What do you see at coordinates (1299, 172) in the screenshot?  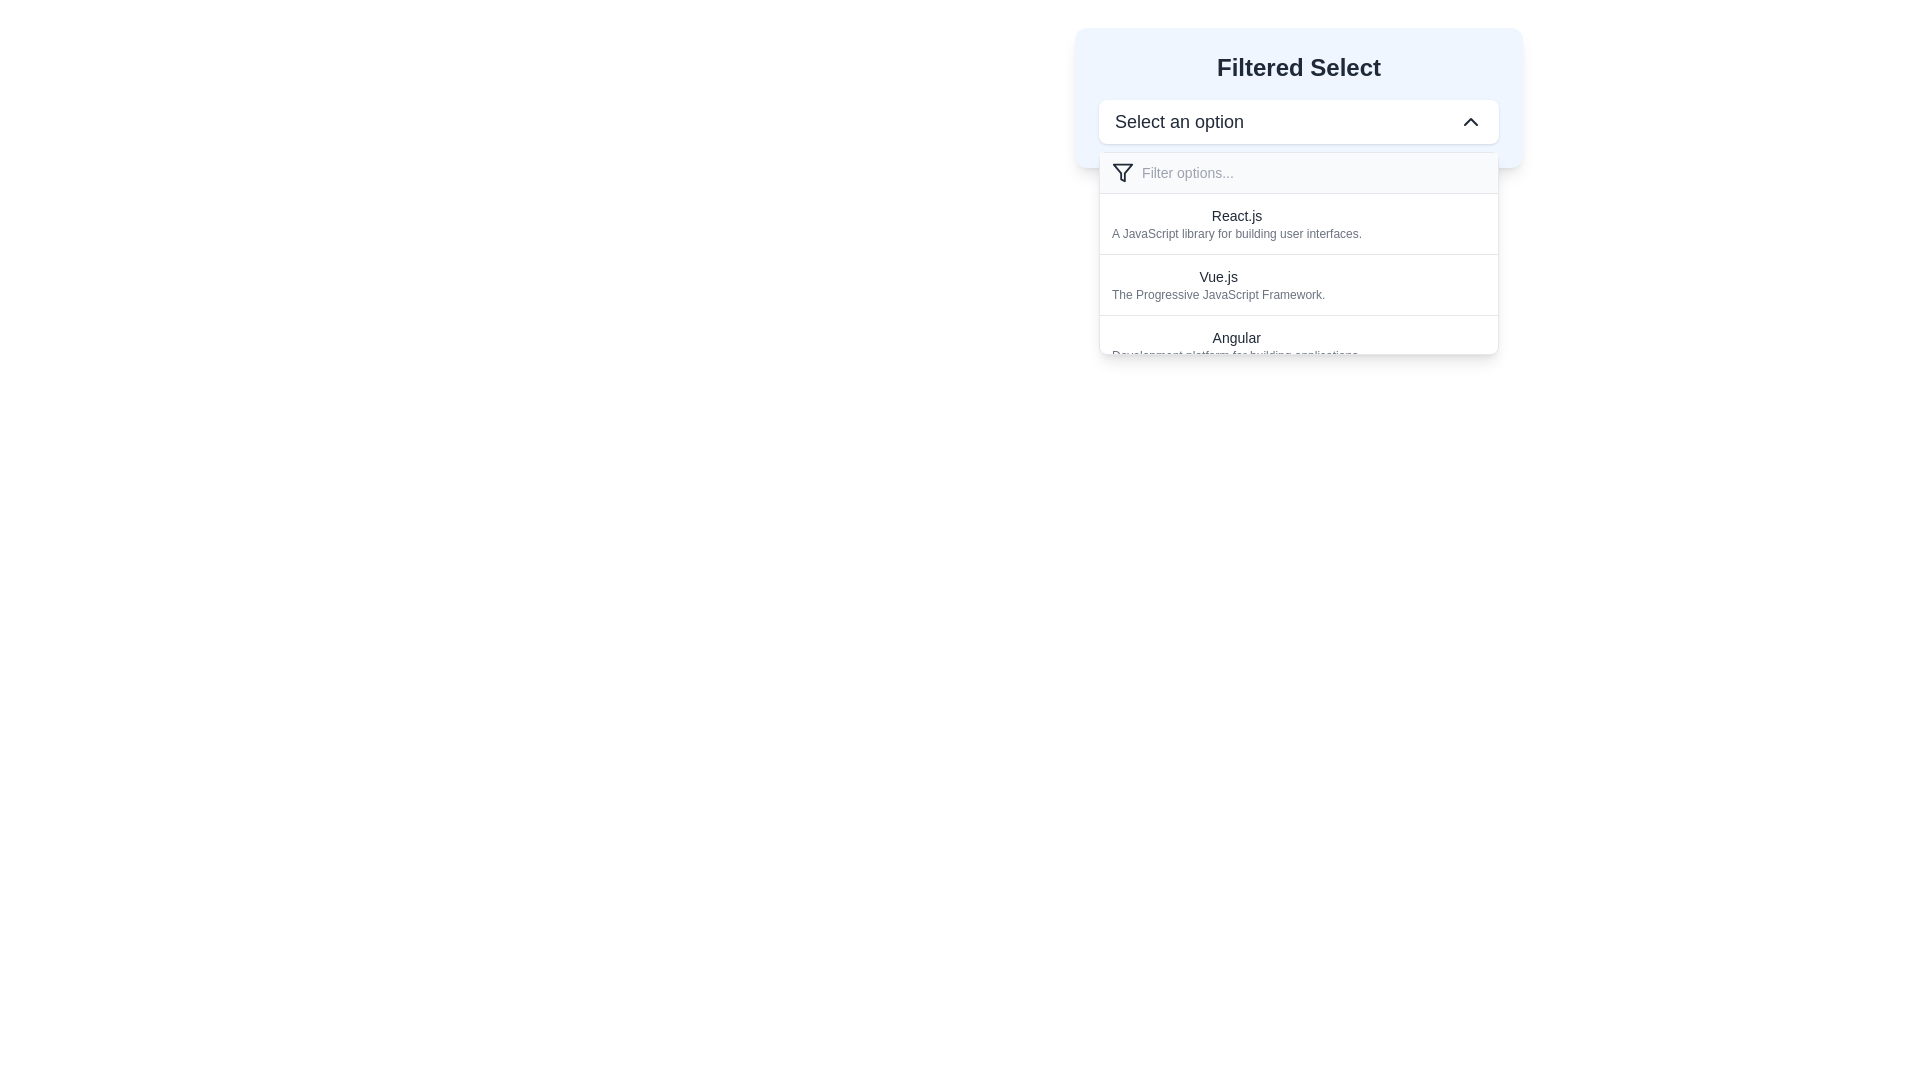 I see `the text input field located within the filter dropdown menu component` at bounding box center [1299, 172].